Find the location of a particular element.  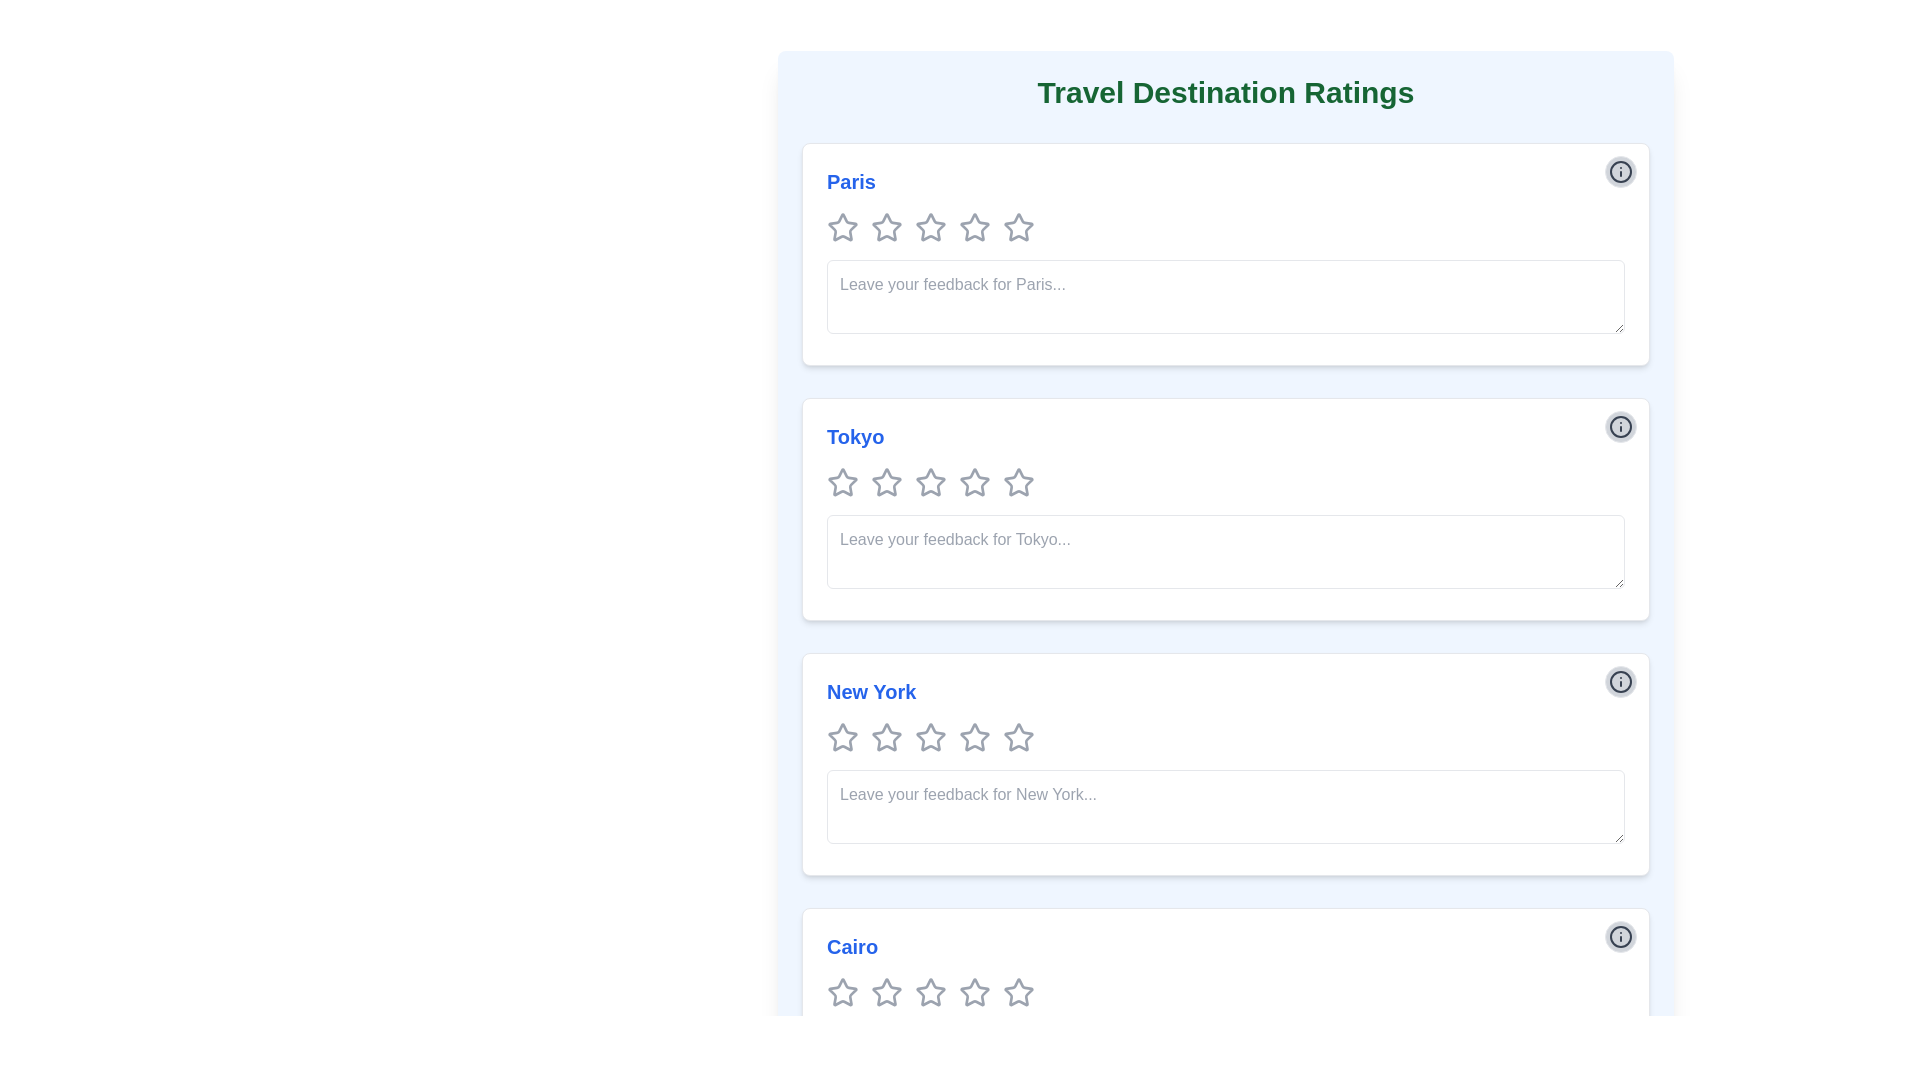

the first star icon with a grey border and hollow center located under the header 'Tokyo' is located at coordinates (843, 482).